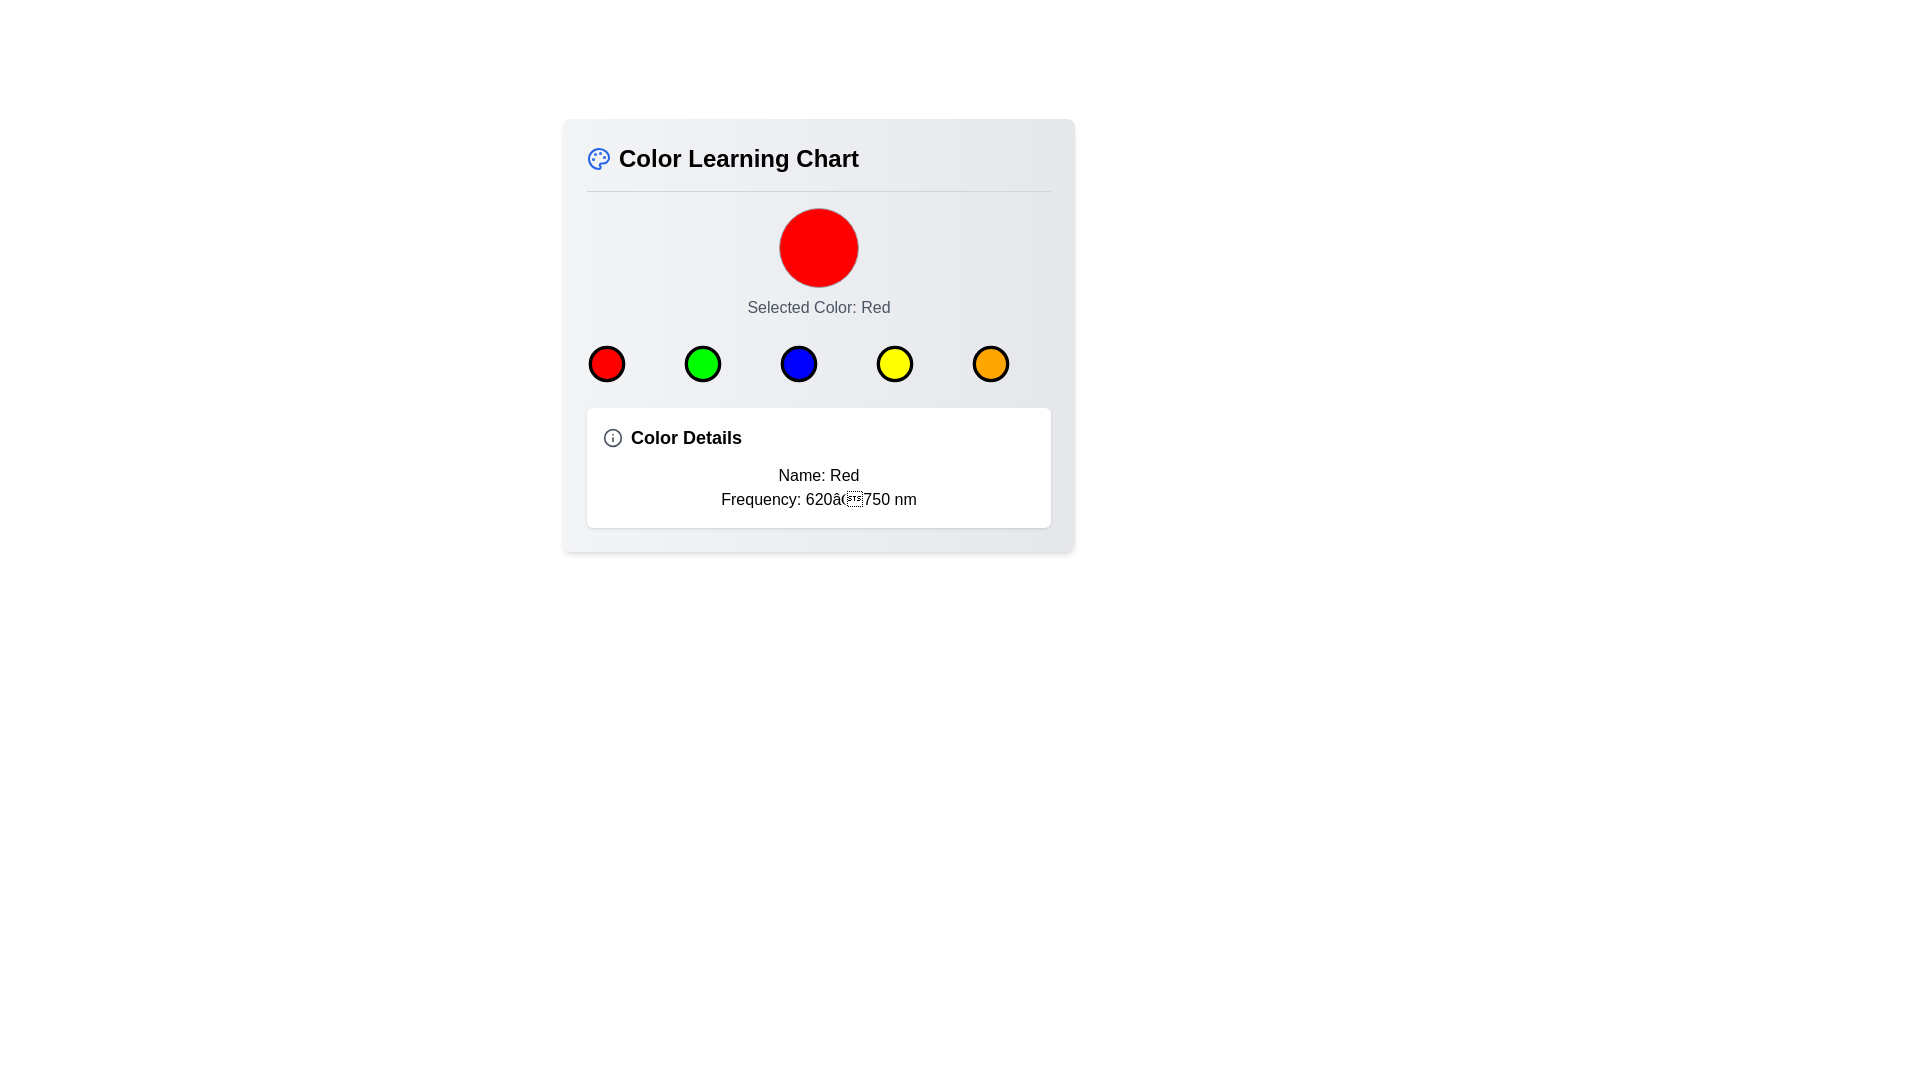 This screenshot has width=1920, height=1080. I want to click on the first red color selection icon in the Color Learning Chart module, so click(605, 363).